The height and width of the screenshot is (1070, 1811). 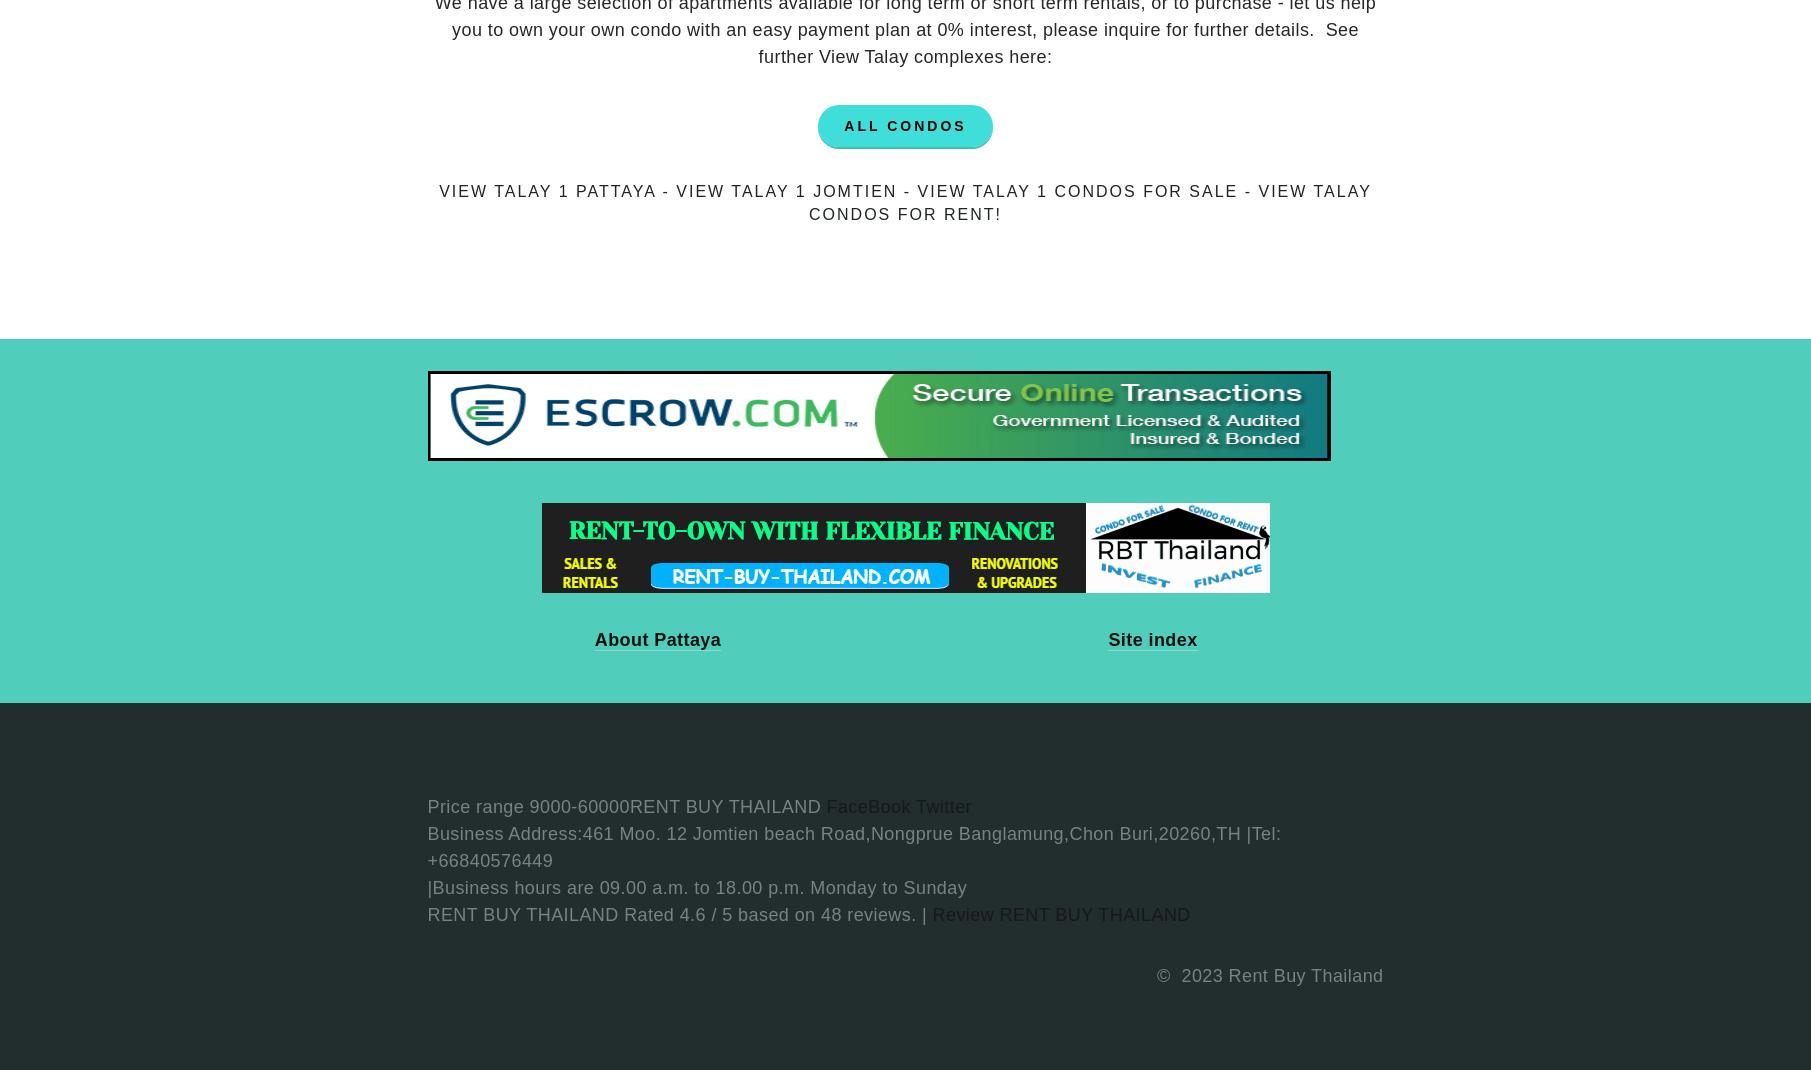 What do you see at coordinates (678, 913) in the screenshot?
I see `'4.6'` at bounding box center [678, 913].